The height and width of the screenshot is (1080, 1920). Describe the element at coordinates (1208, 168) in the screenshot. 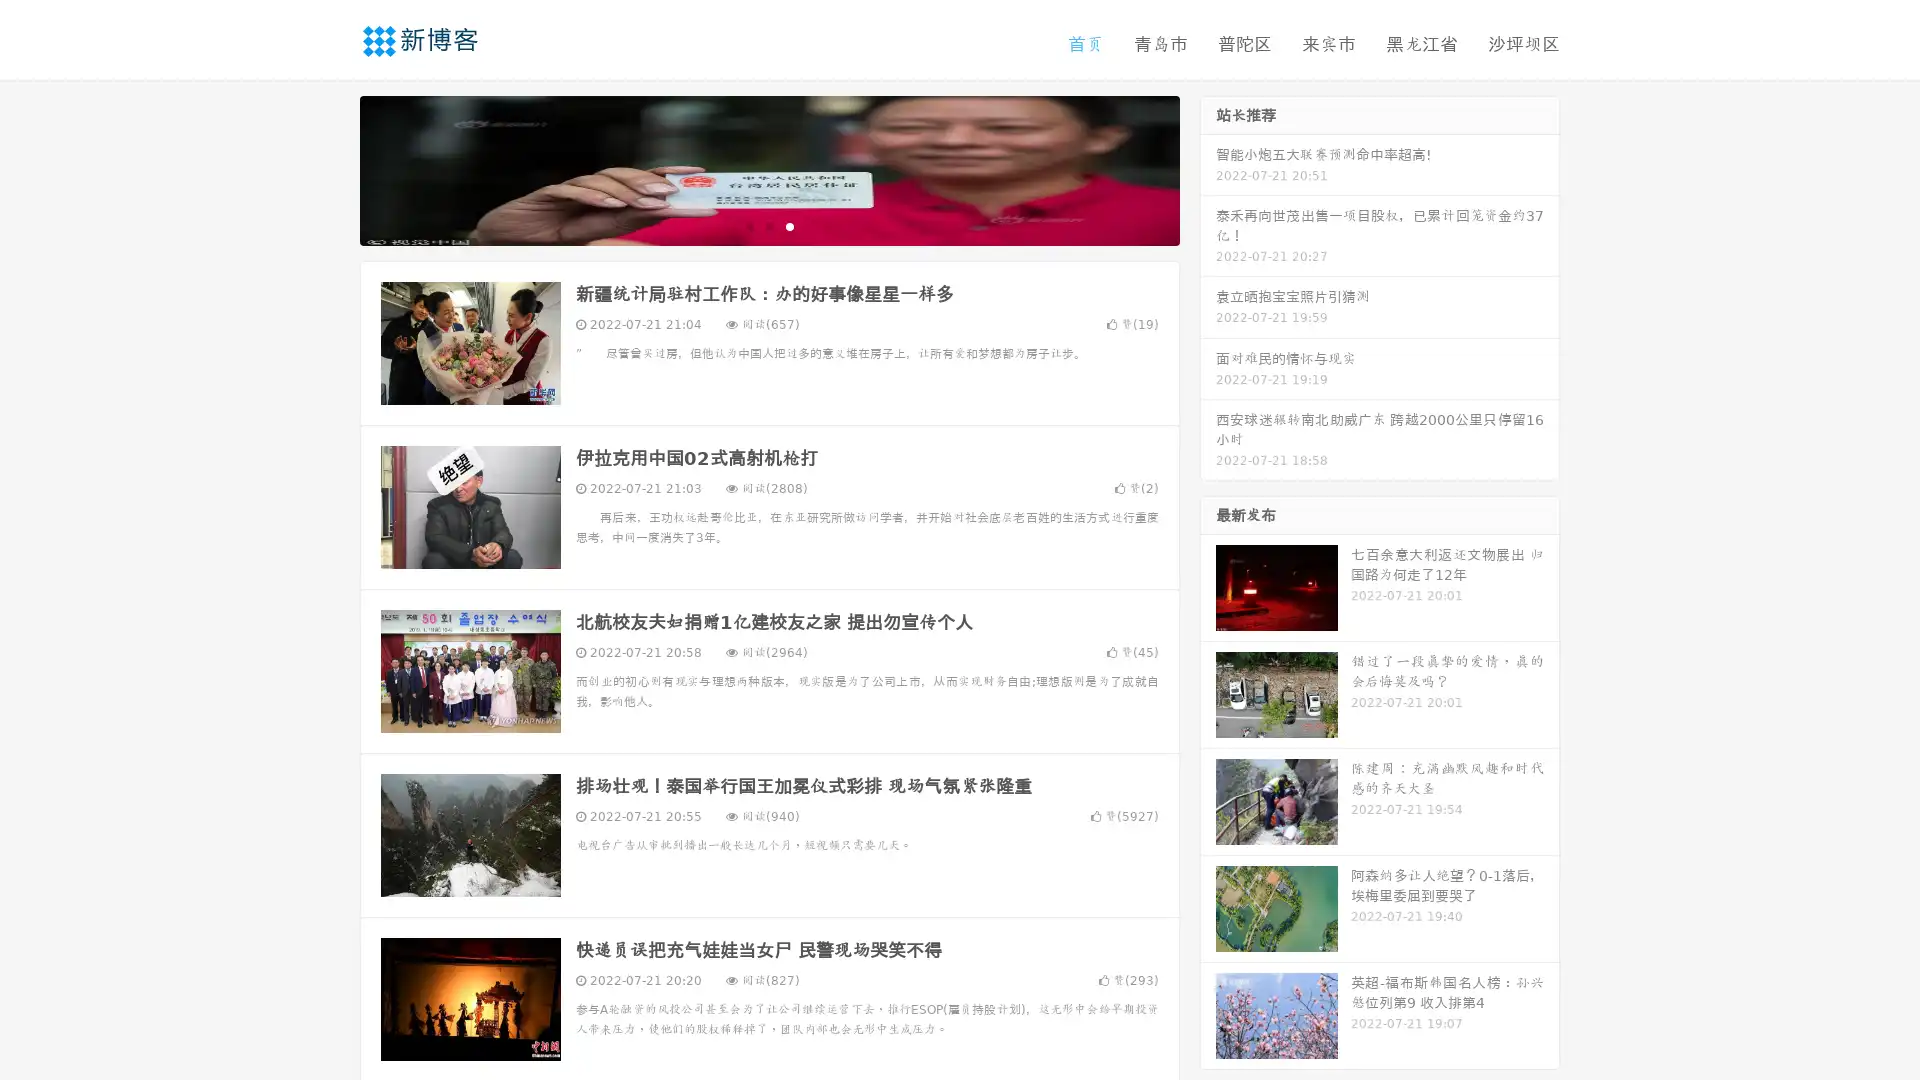

I see `Next slide` at that location.